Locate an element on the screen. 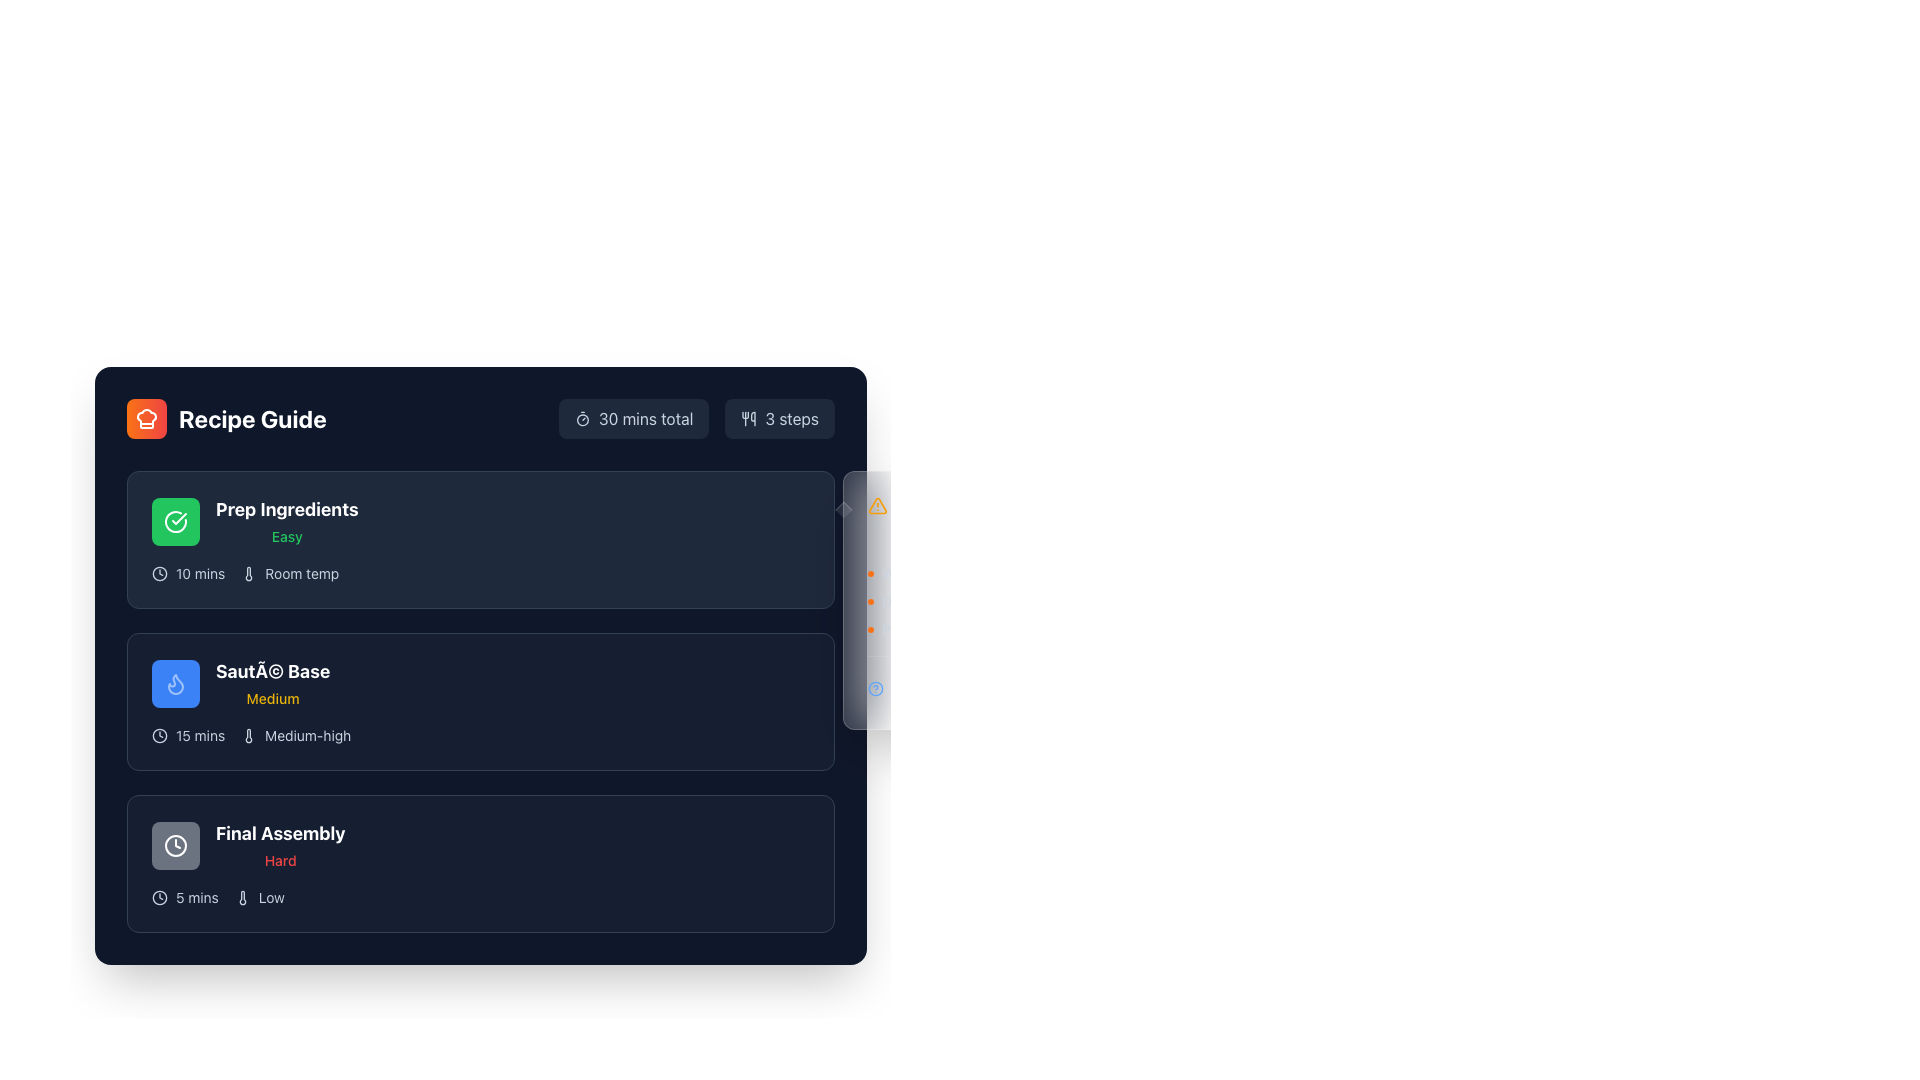  the text label displaying '5 mins' located in the 'Final Assembly' section, aligned with a clock icon is located at coordinates (197, 897).